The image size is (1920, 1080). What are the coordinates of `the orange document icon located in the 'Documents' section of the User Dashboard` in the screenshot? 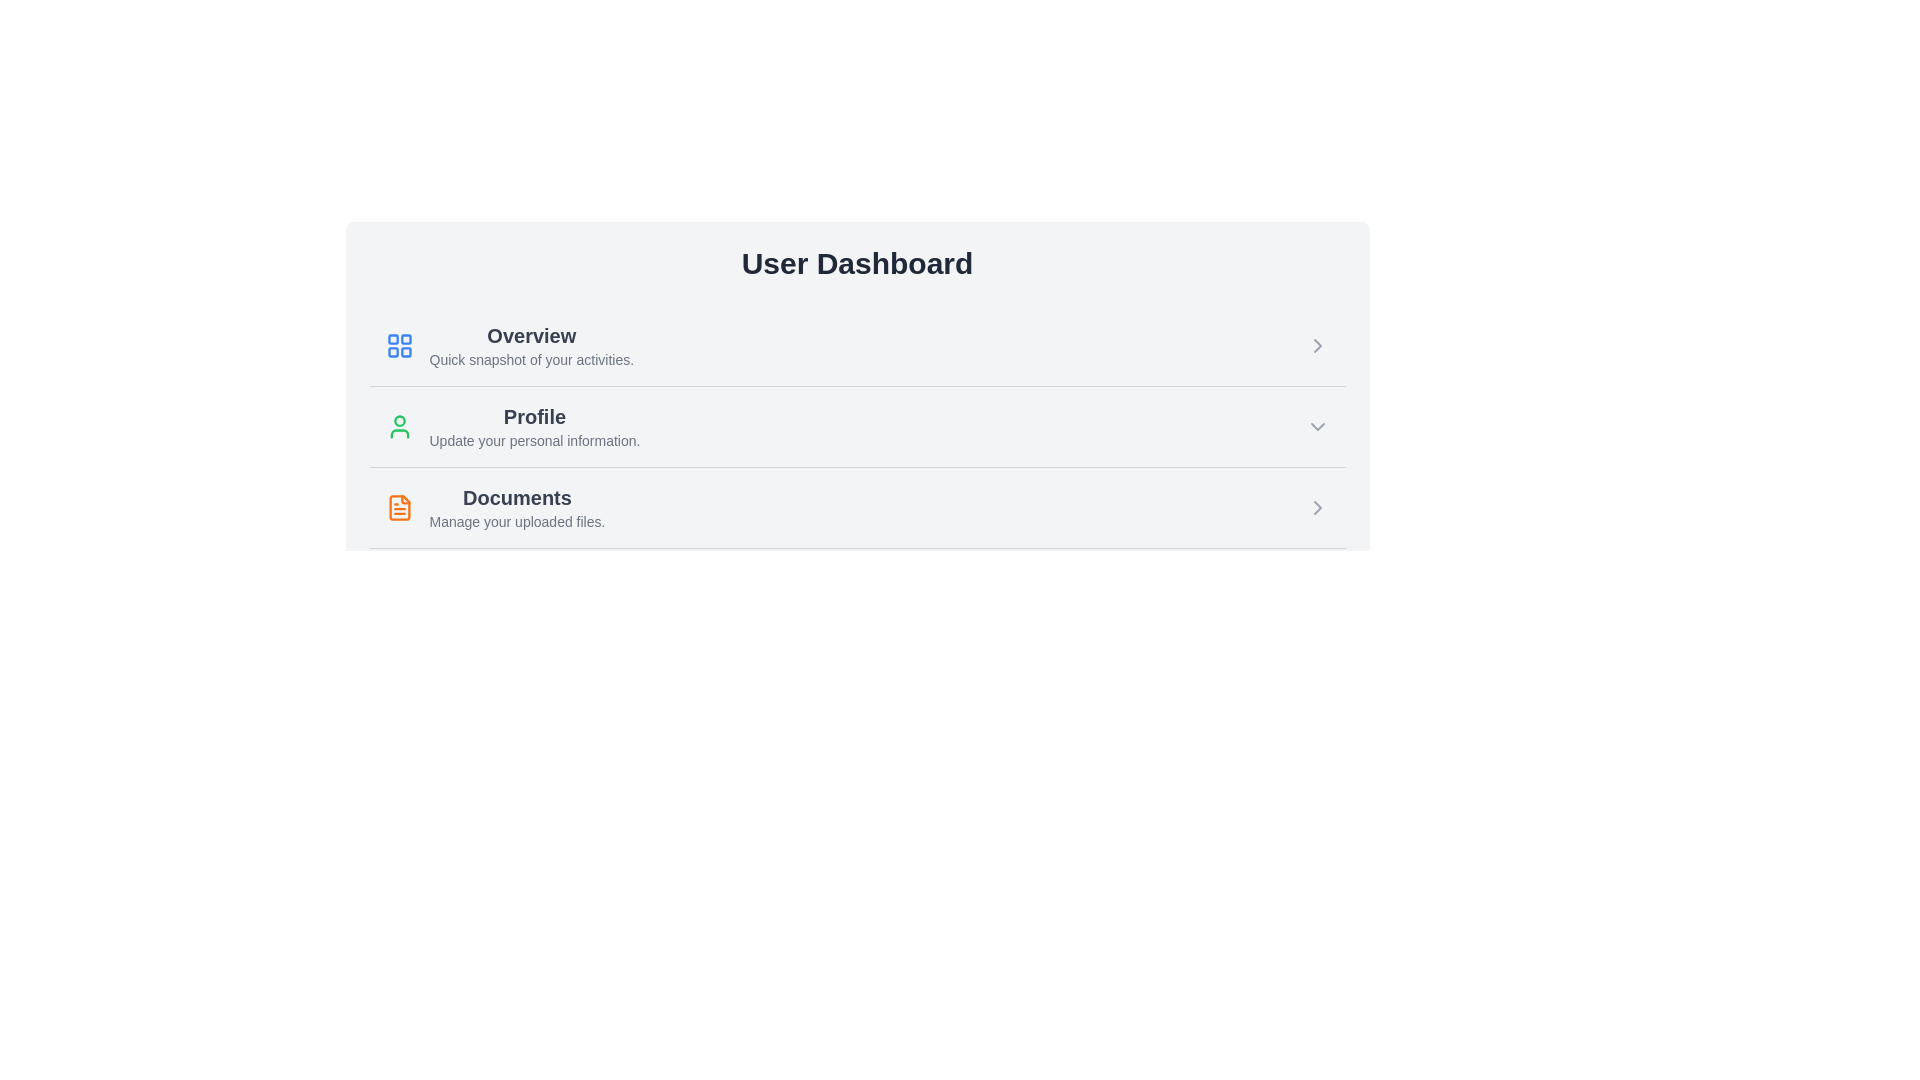 It's located at (399, 507).